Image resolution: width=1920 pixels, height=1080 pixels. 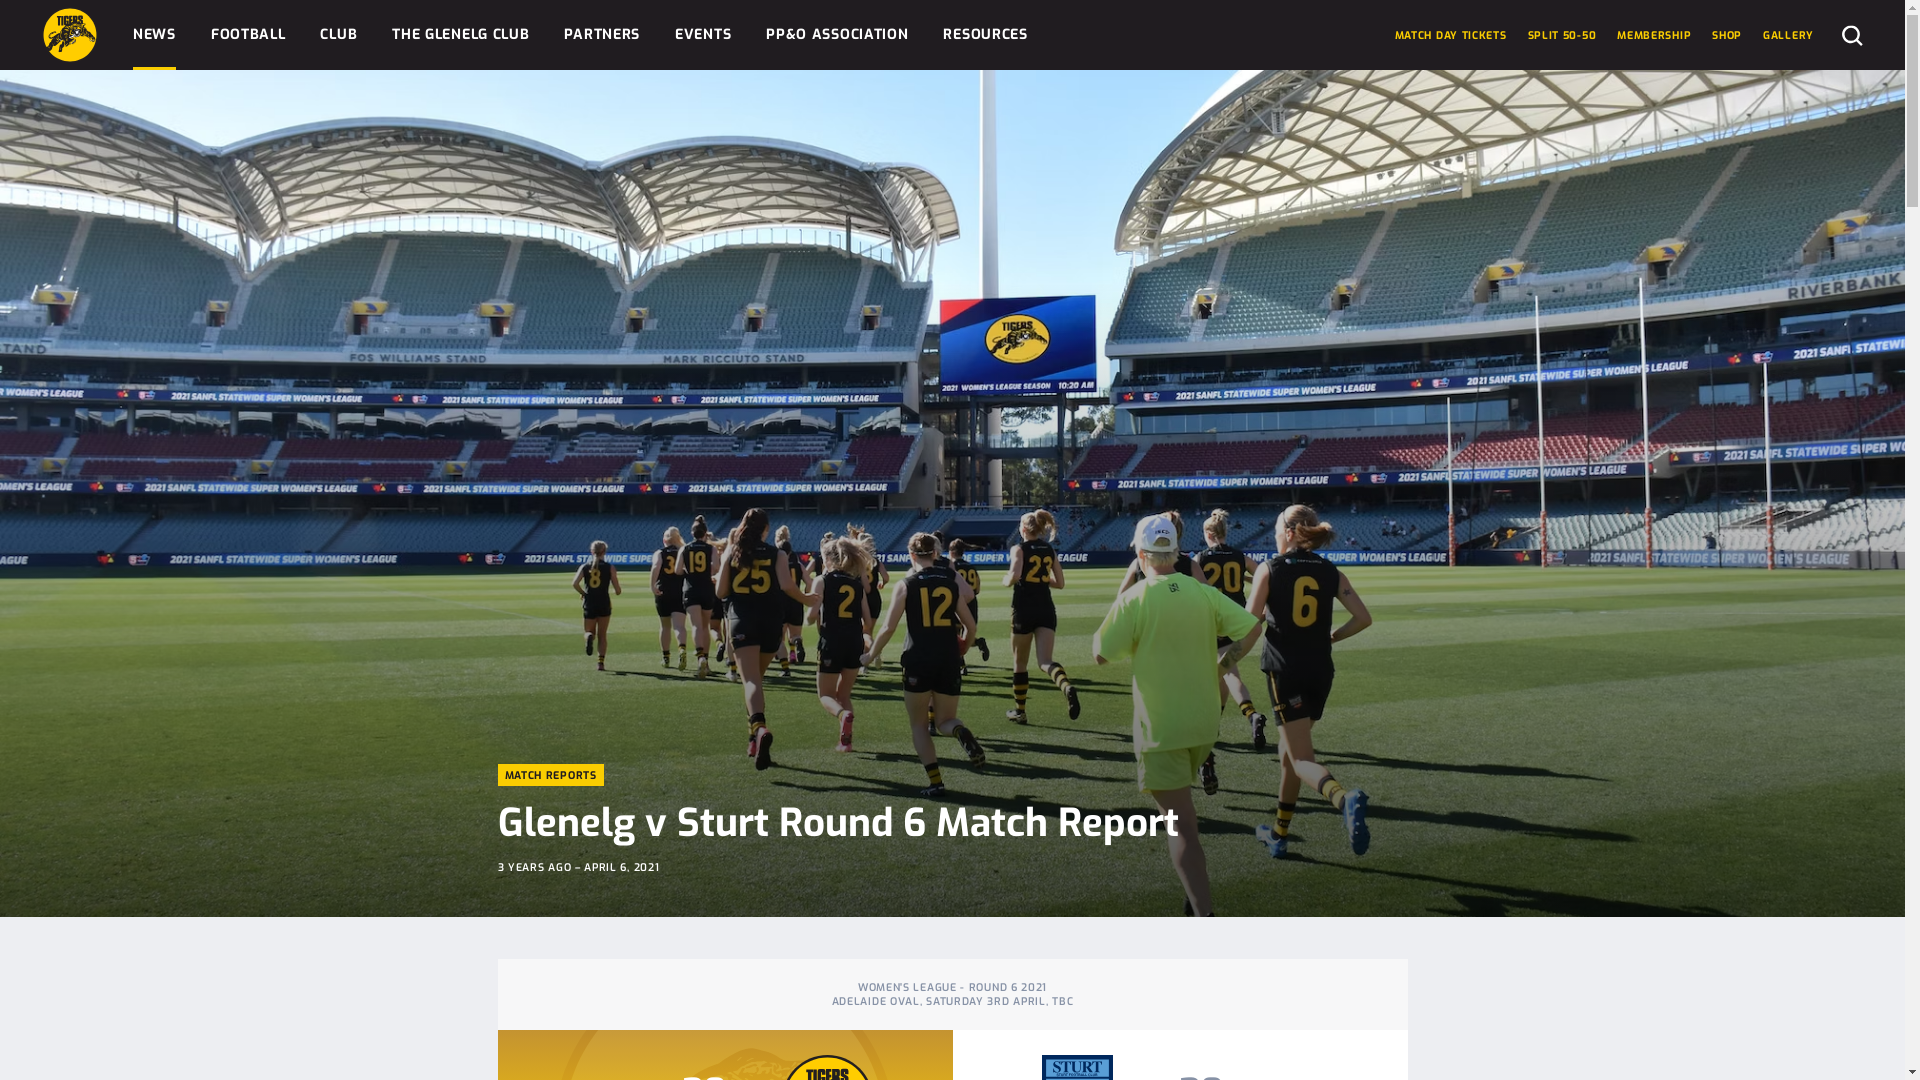 I want to click on 'Glenelg Football Club', so click(x=70, y=34).